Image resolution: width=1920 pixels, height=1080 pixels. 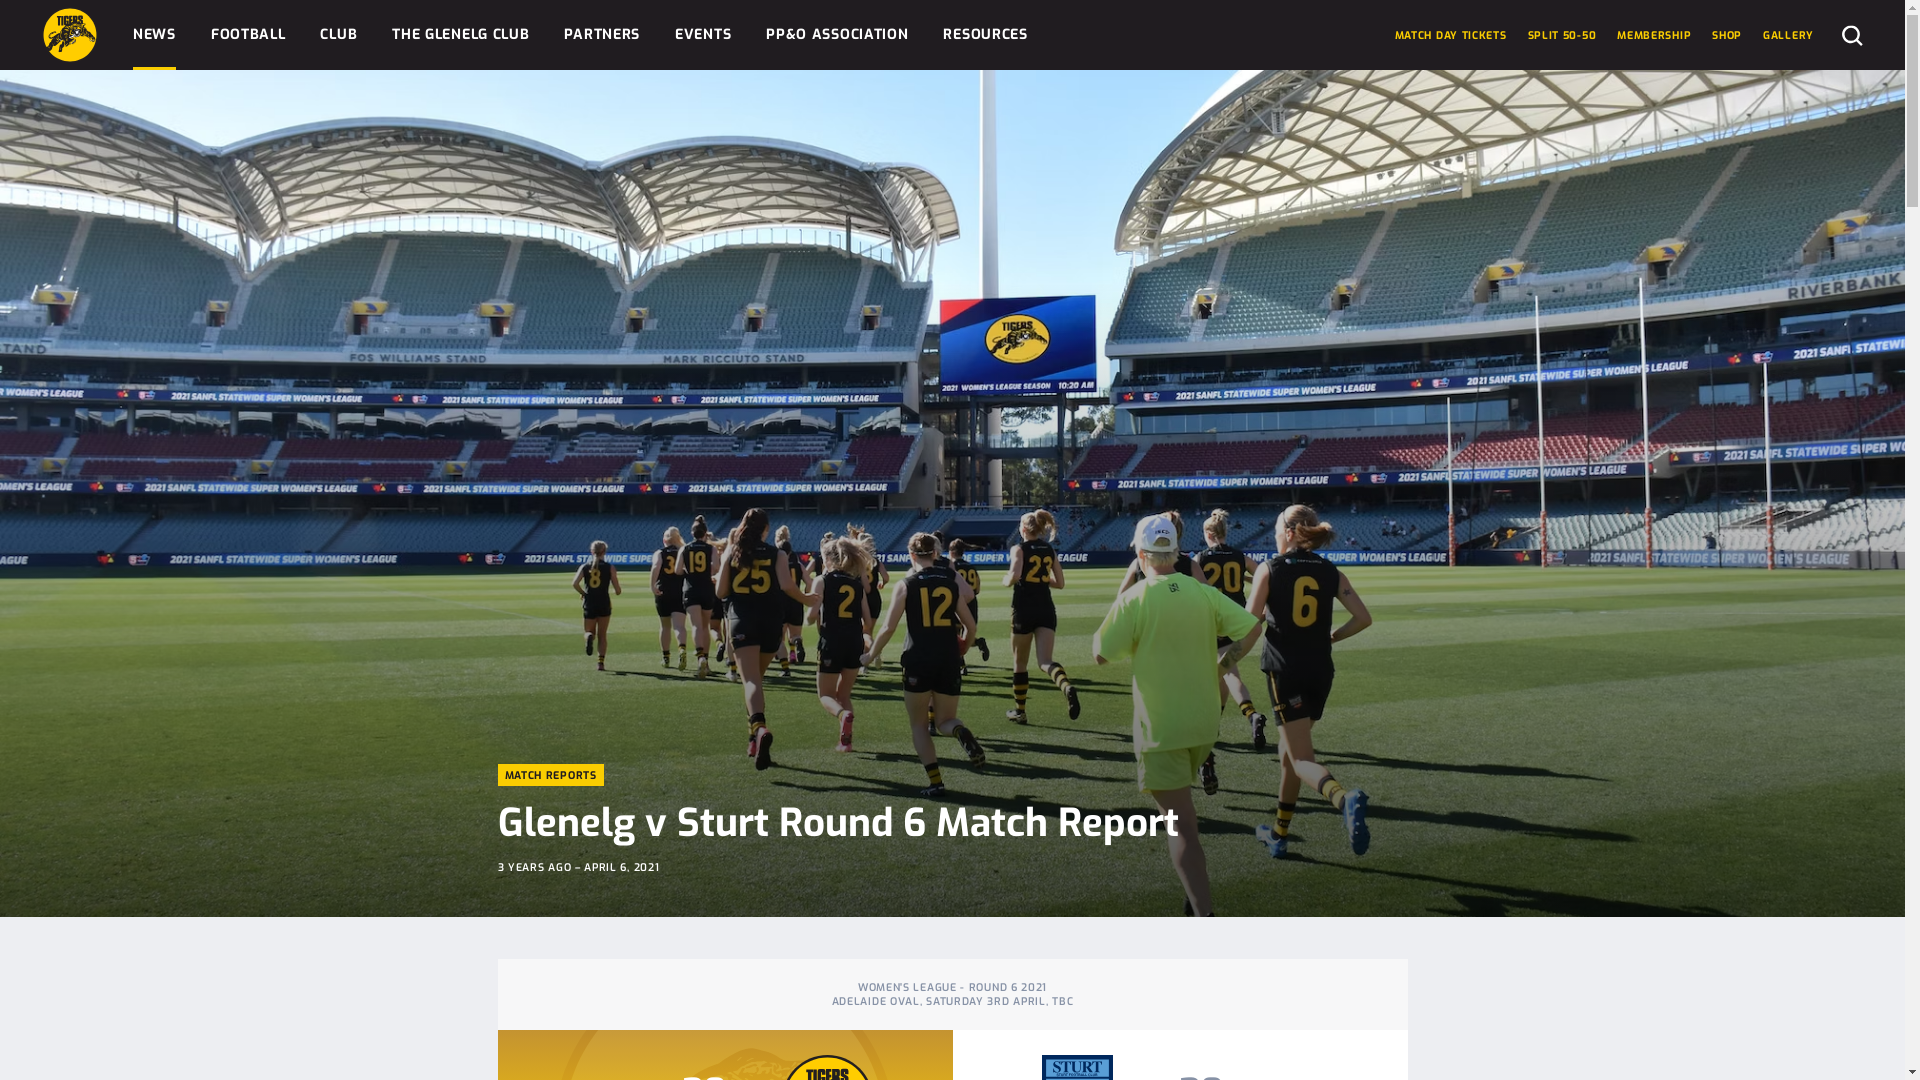 I want to click on 'Glenelg Football Club', so click(x=70, y=34).